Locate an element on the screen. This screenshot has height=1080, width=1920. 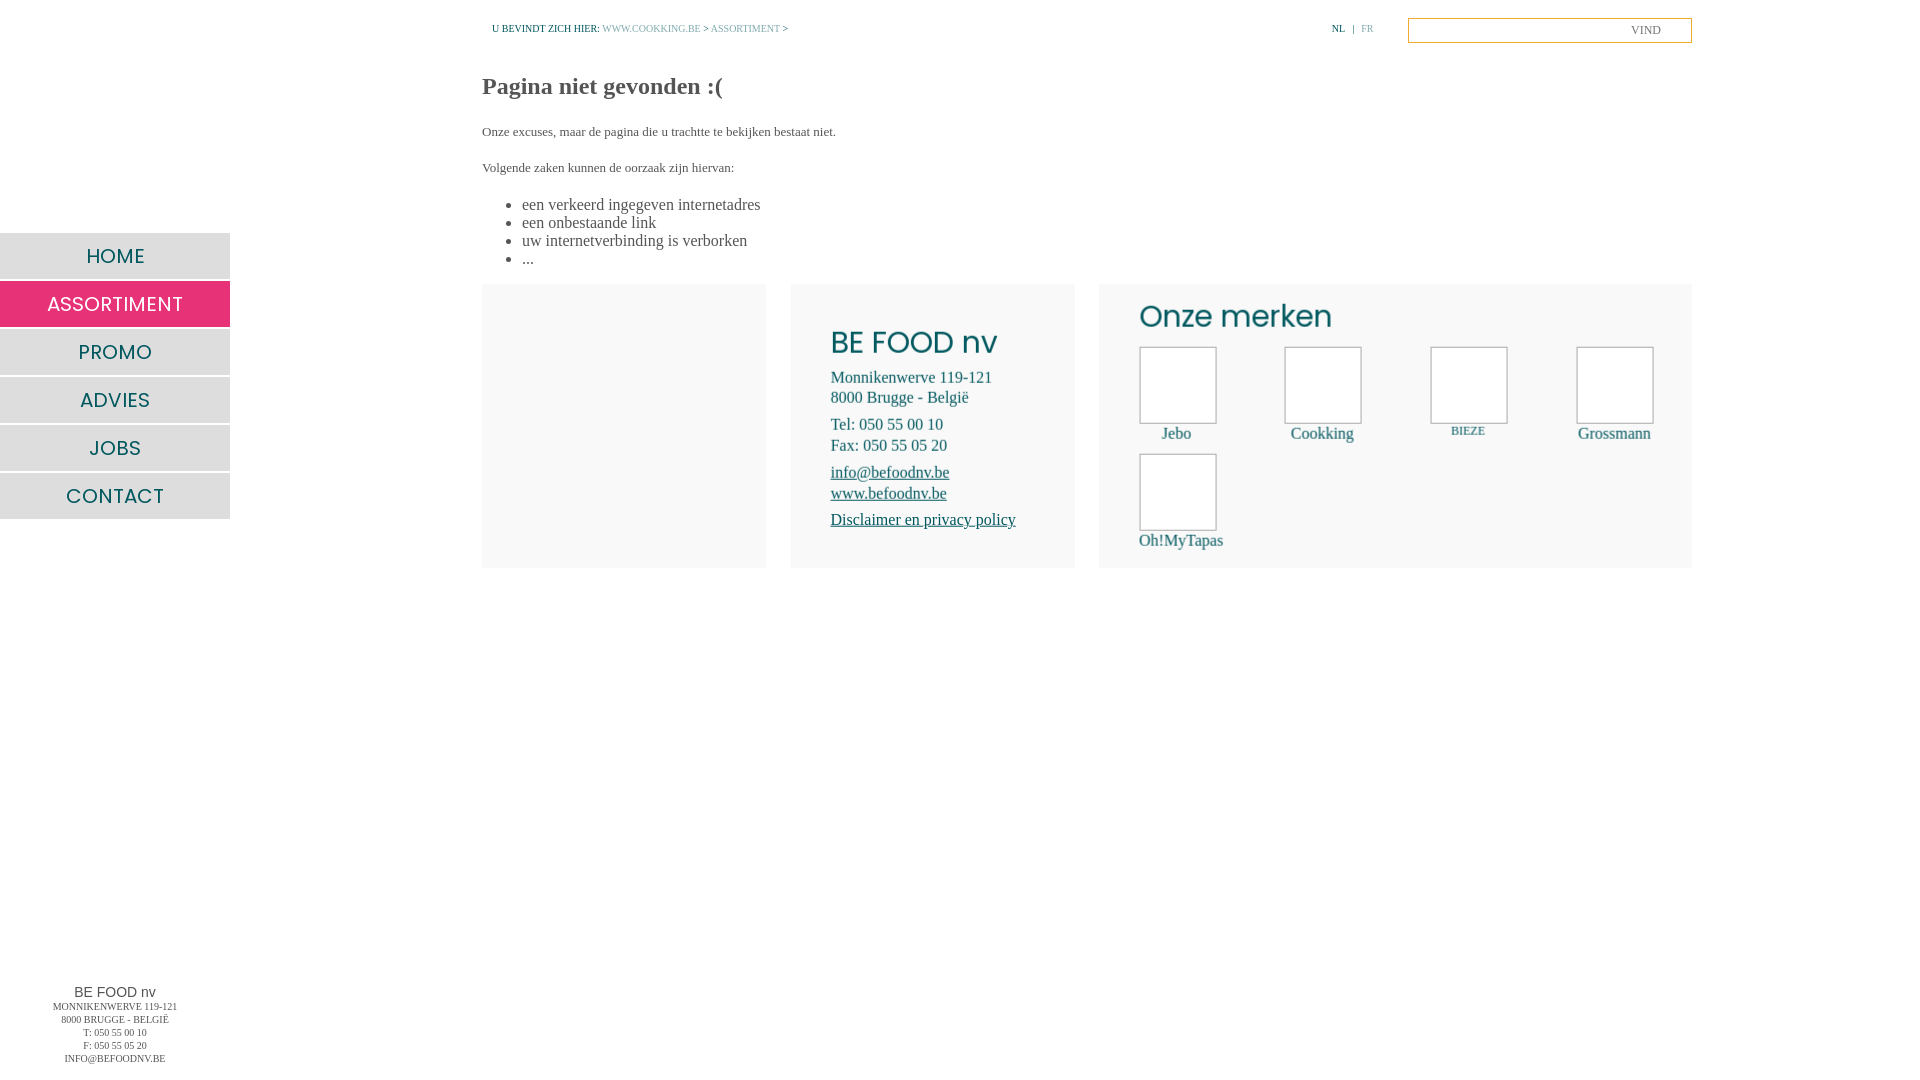
'PROMO' is located at coordinates (114, 350).